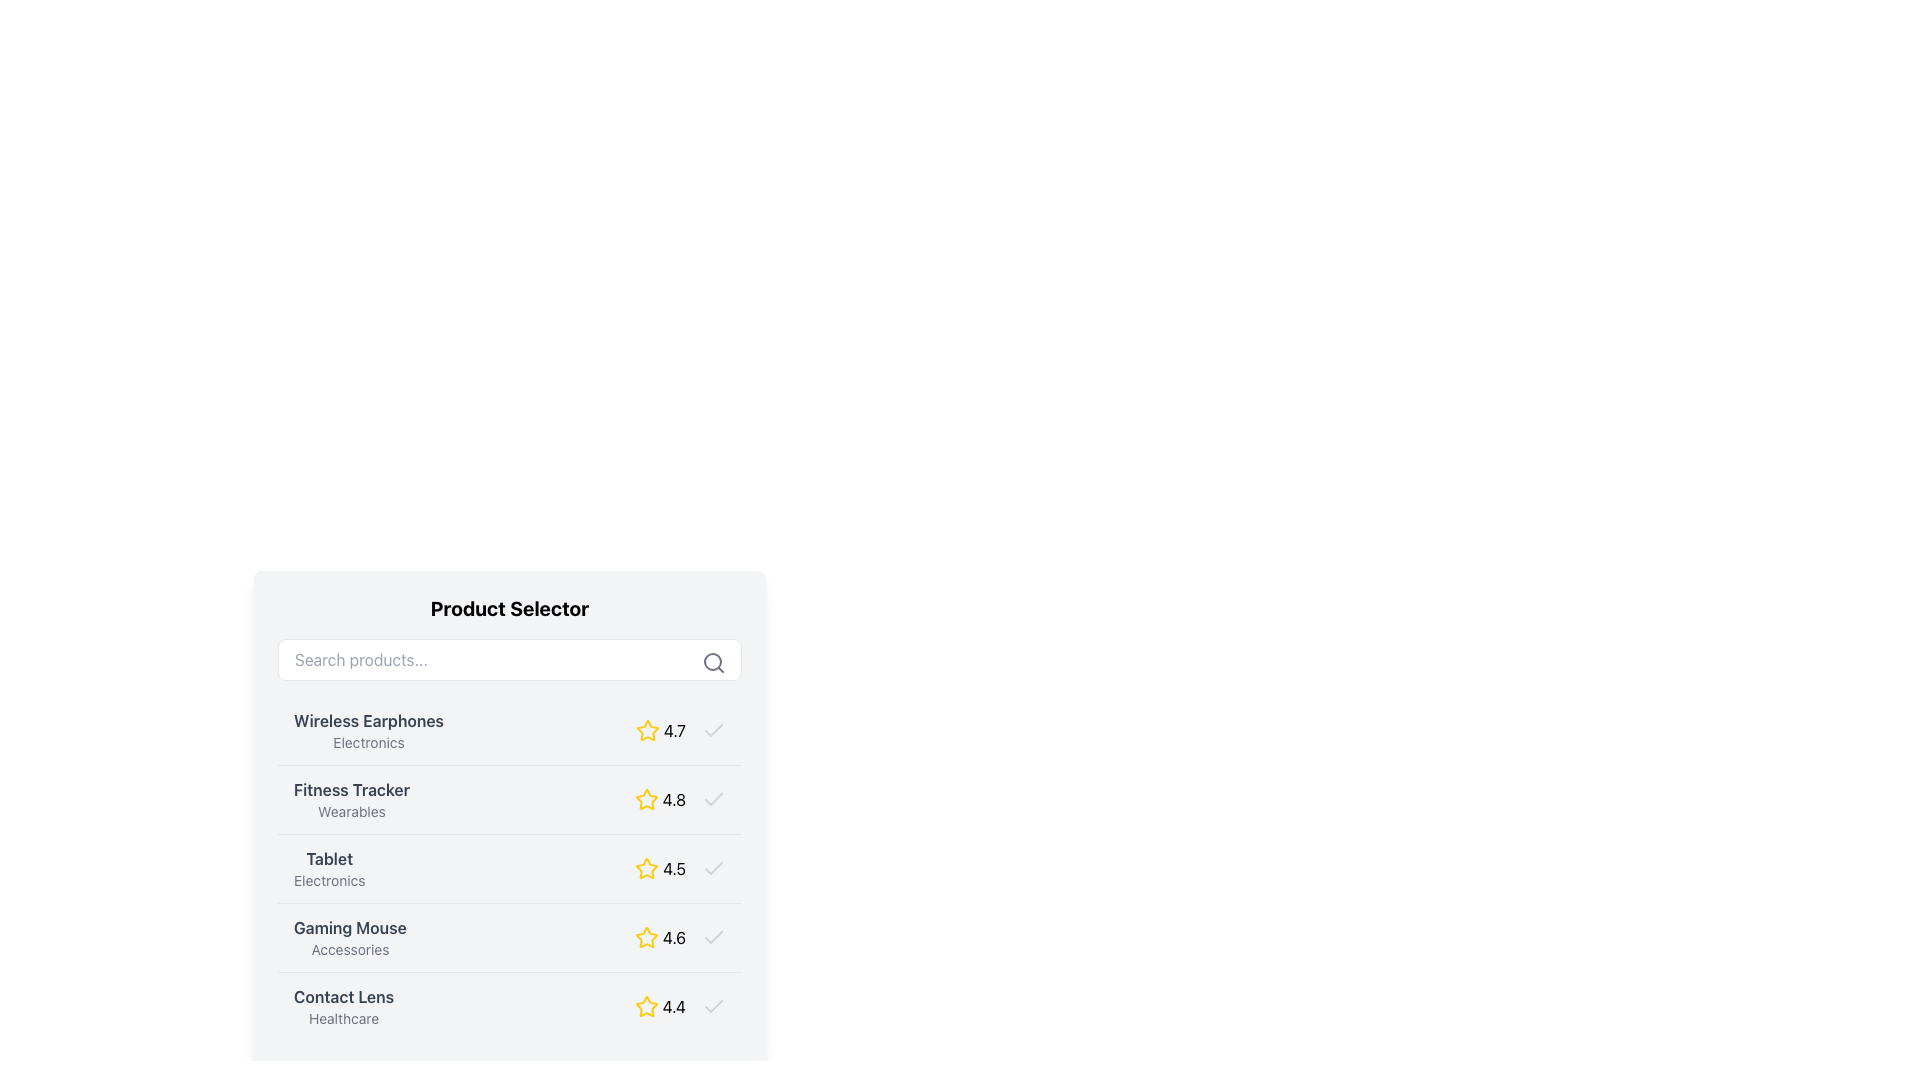 The width and height of the screenshot is (1920, 1080). Describe the element at coordinates (369, 743) in the screenshot. I see `text label 'Electronics' which is displayed in gray below the title 'Wireless Earphones'` at that location.